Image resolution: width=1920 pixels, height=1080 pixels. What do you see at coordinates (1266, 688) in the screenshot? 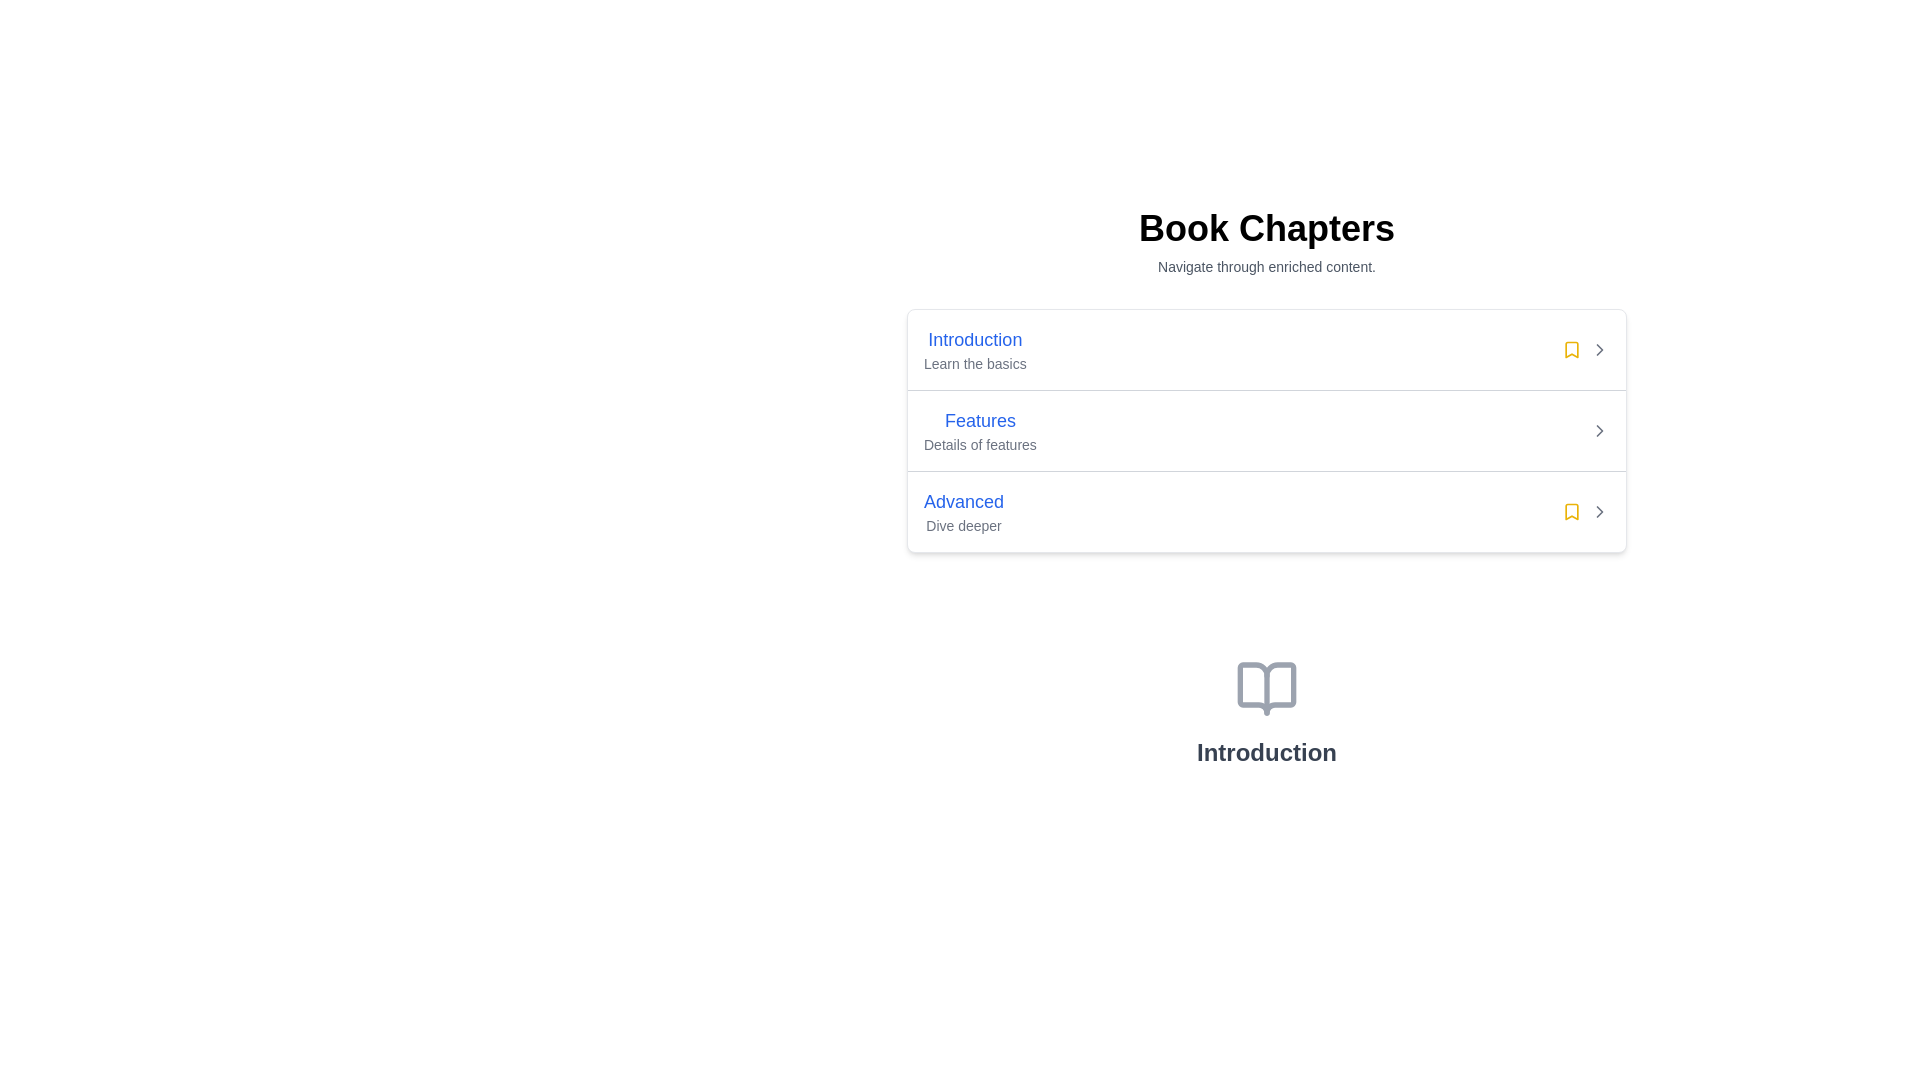
I see `the right-side page of the open-book icon located below the chapter list titled 'Introduction', 'Features', and 'Advanced'` at bounding box center [1266, 688].